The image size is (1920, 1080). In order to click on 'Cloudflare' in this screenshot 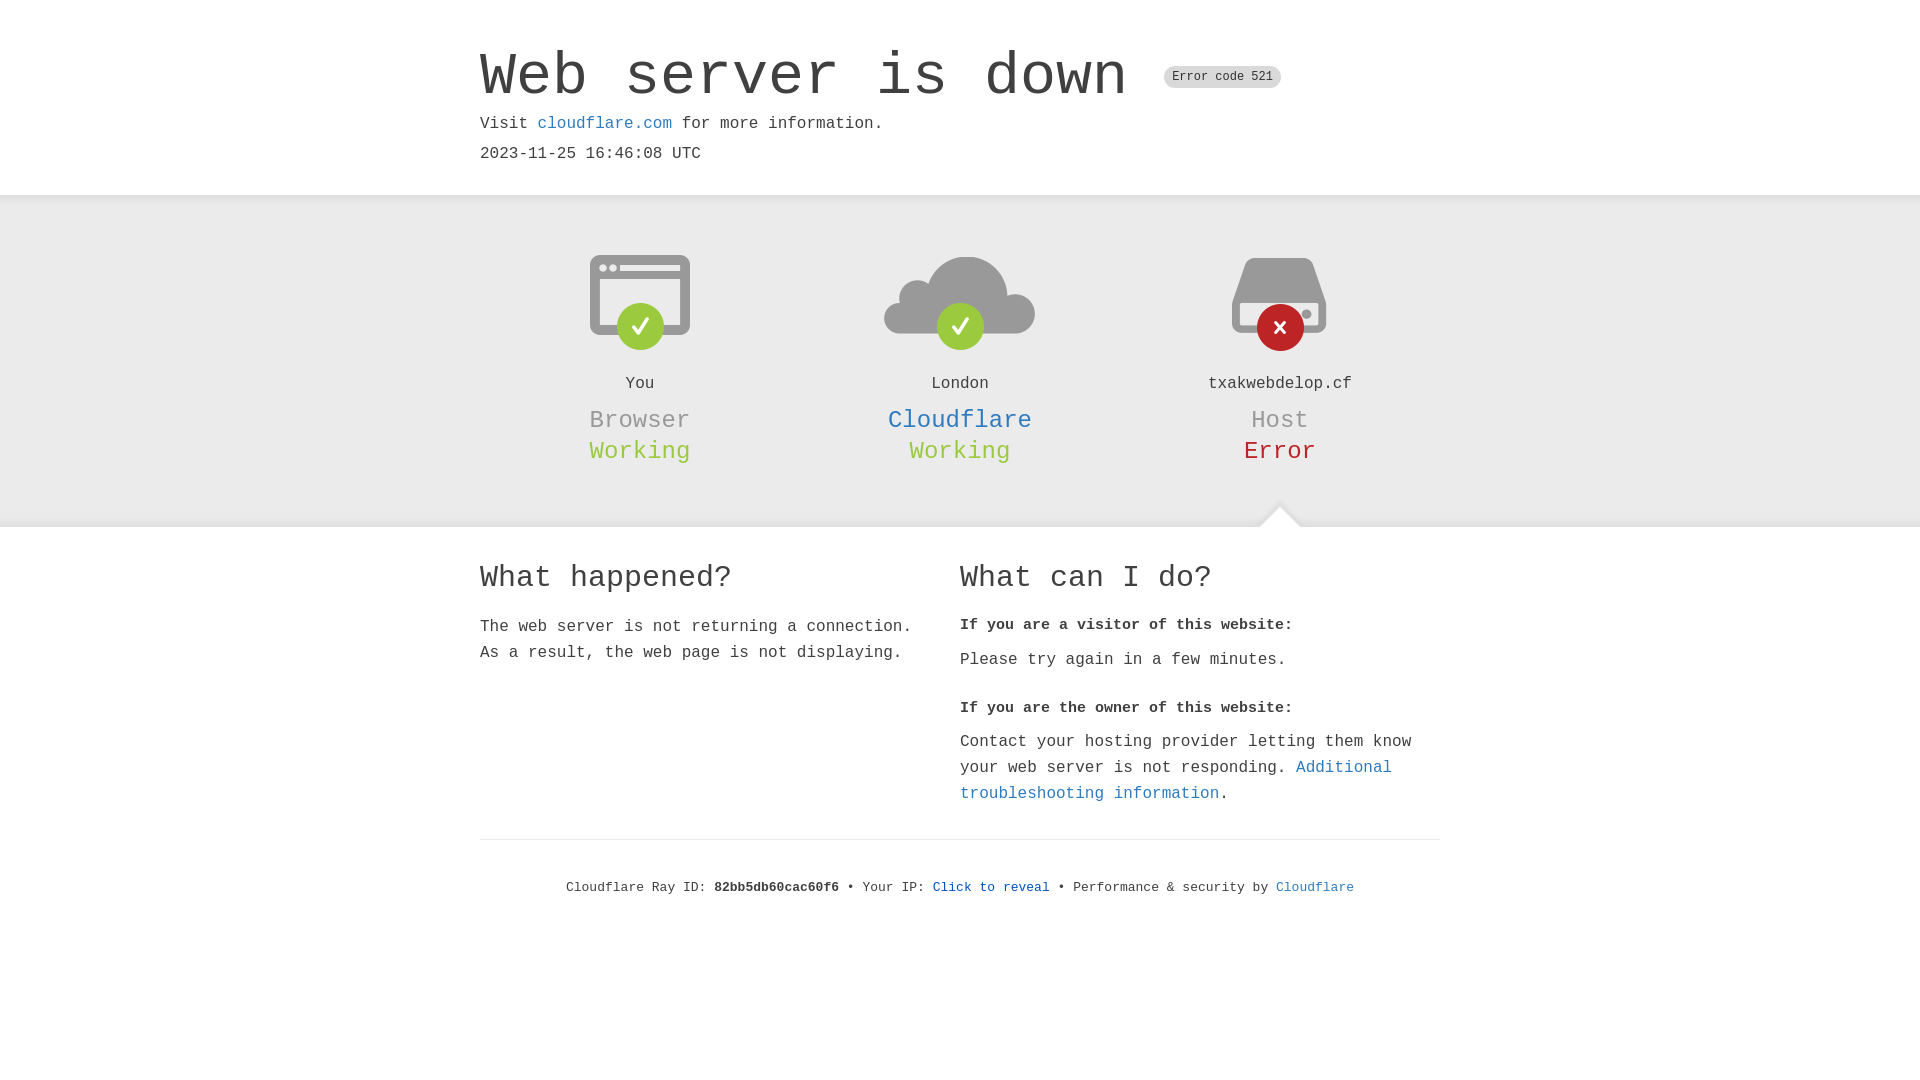, I will do `click(960, 419)`.